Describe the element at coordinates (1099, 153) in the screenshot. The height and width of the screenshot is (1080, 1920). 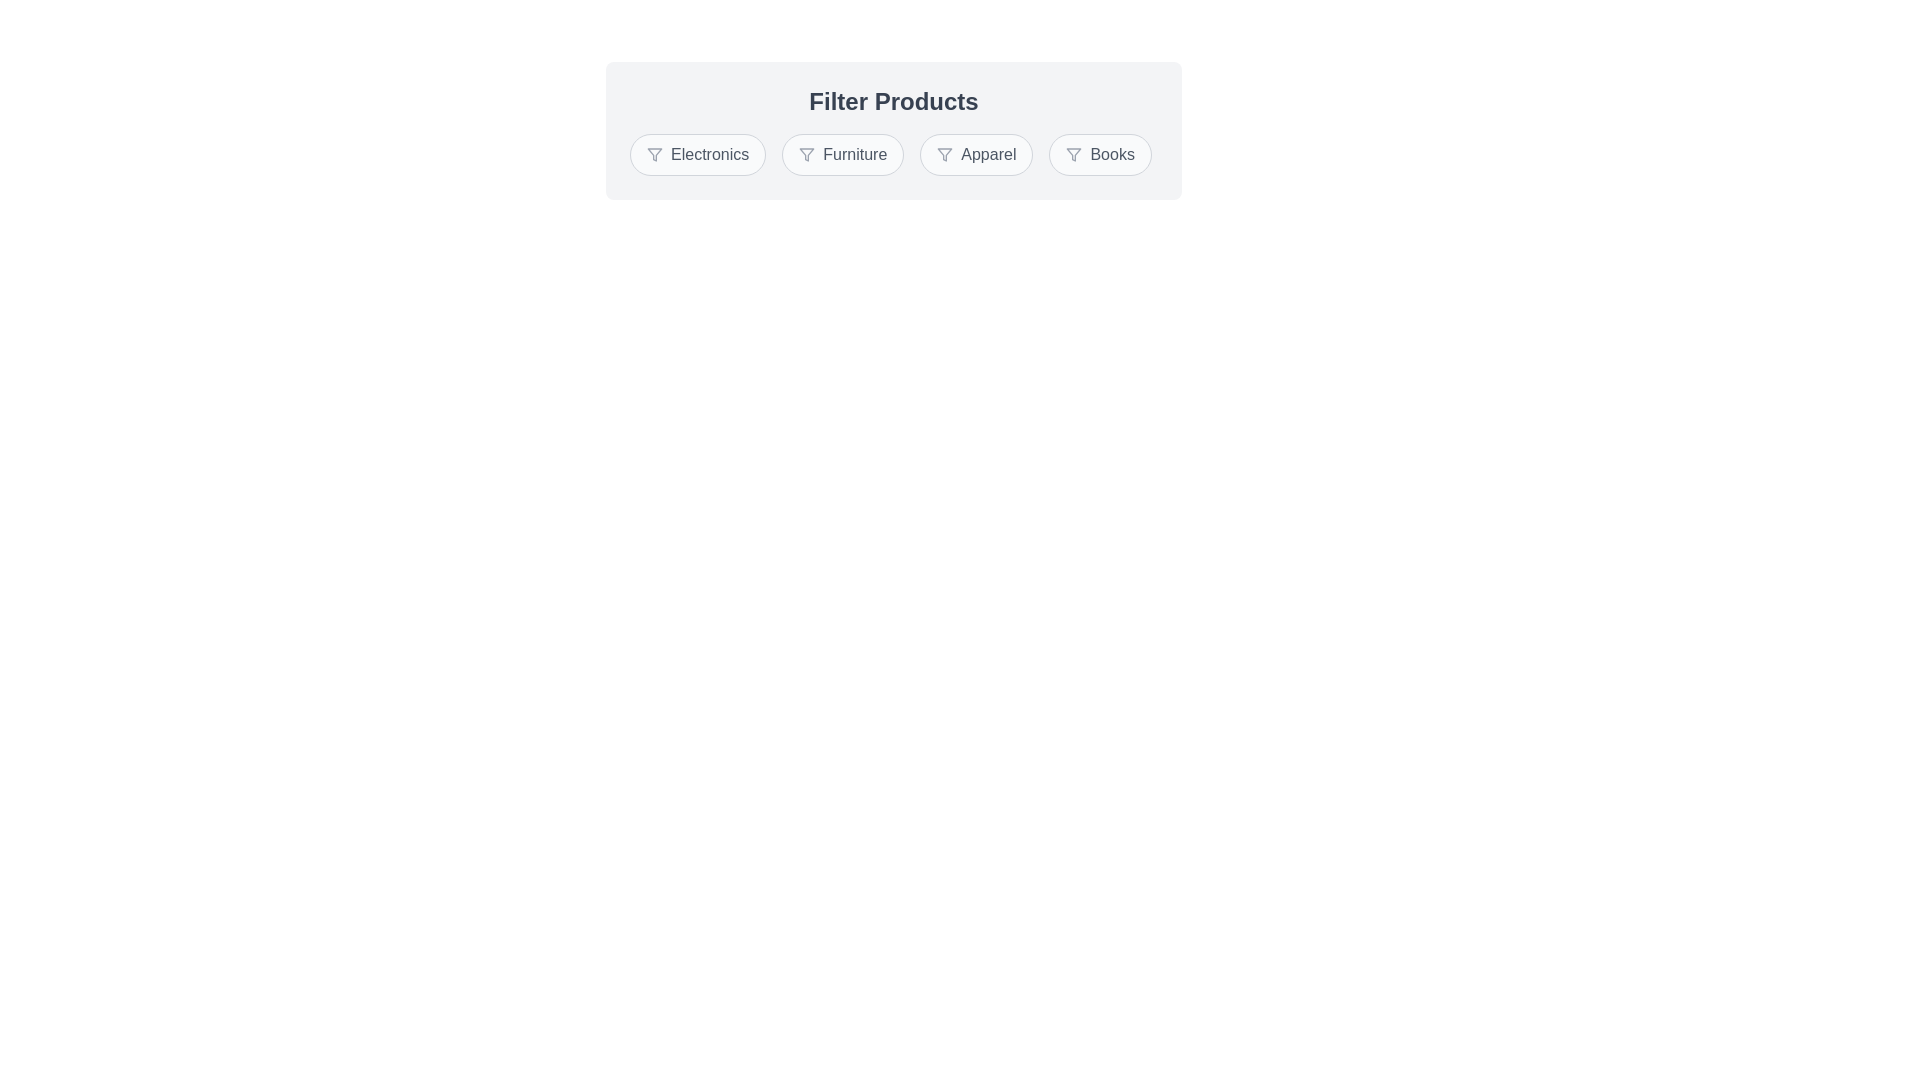
I see `the chip corresponding to the category Books` at that location.